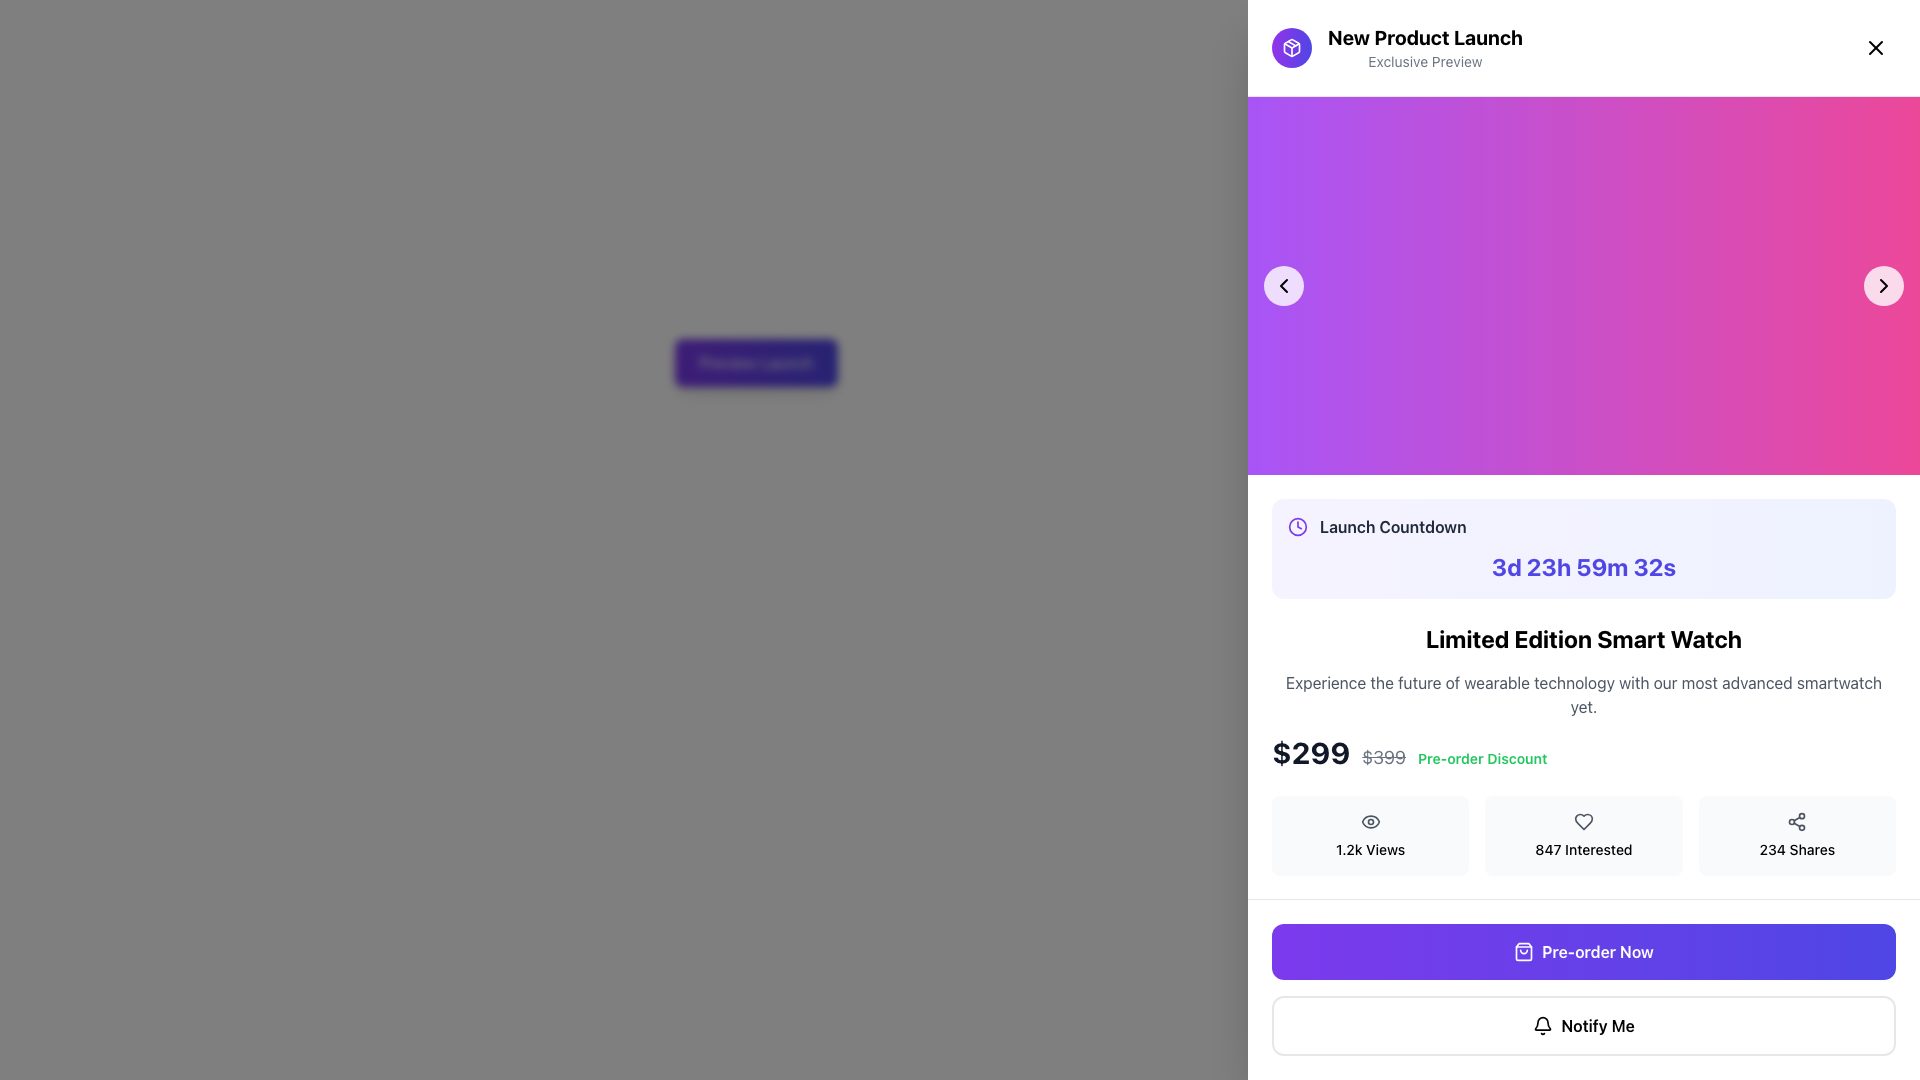  Describe the element at coordinates (1597, 1026) in the screenshot. I see `the label that informs users about receiving notifications, located beneath the 'Pre-order Now' button and to the right of the bell icon` at that location.